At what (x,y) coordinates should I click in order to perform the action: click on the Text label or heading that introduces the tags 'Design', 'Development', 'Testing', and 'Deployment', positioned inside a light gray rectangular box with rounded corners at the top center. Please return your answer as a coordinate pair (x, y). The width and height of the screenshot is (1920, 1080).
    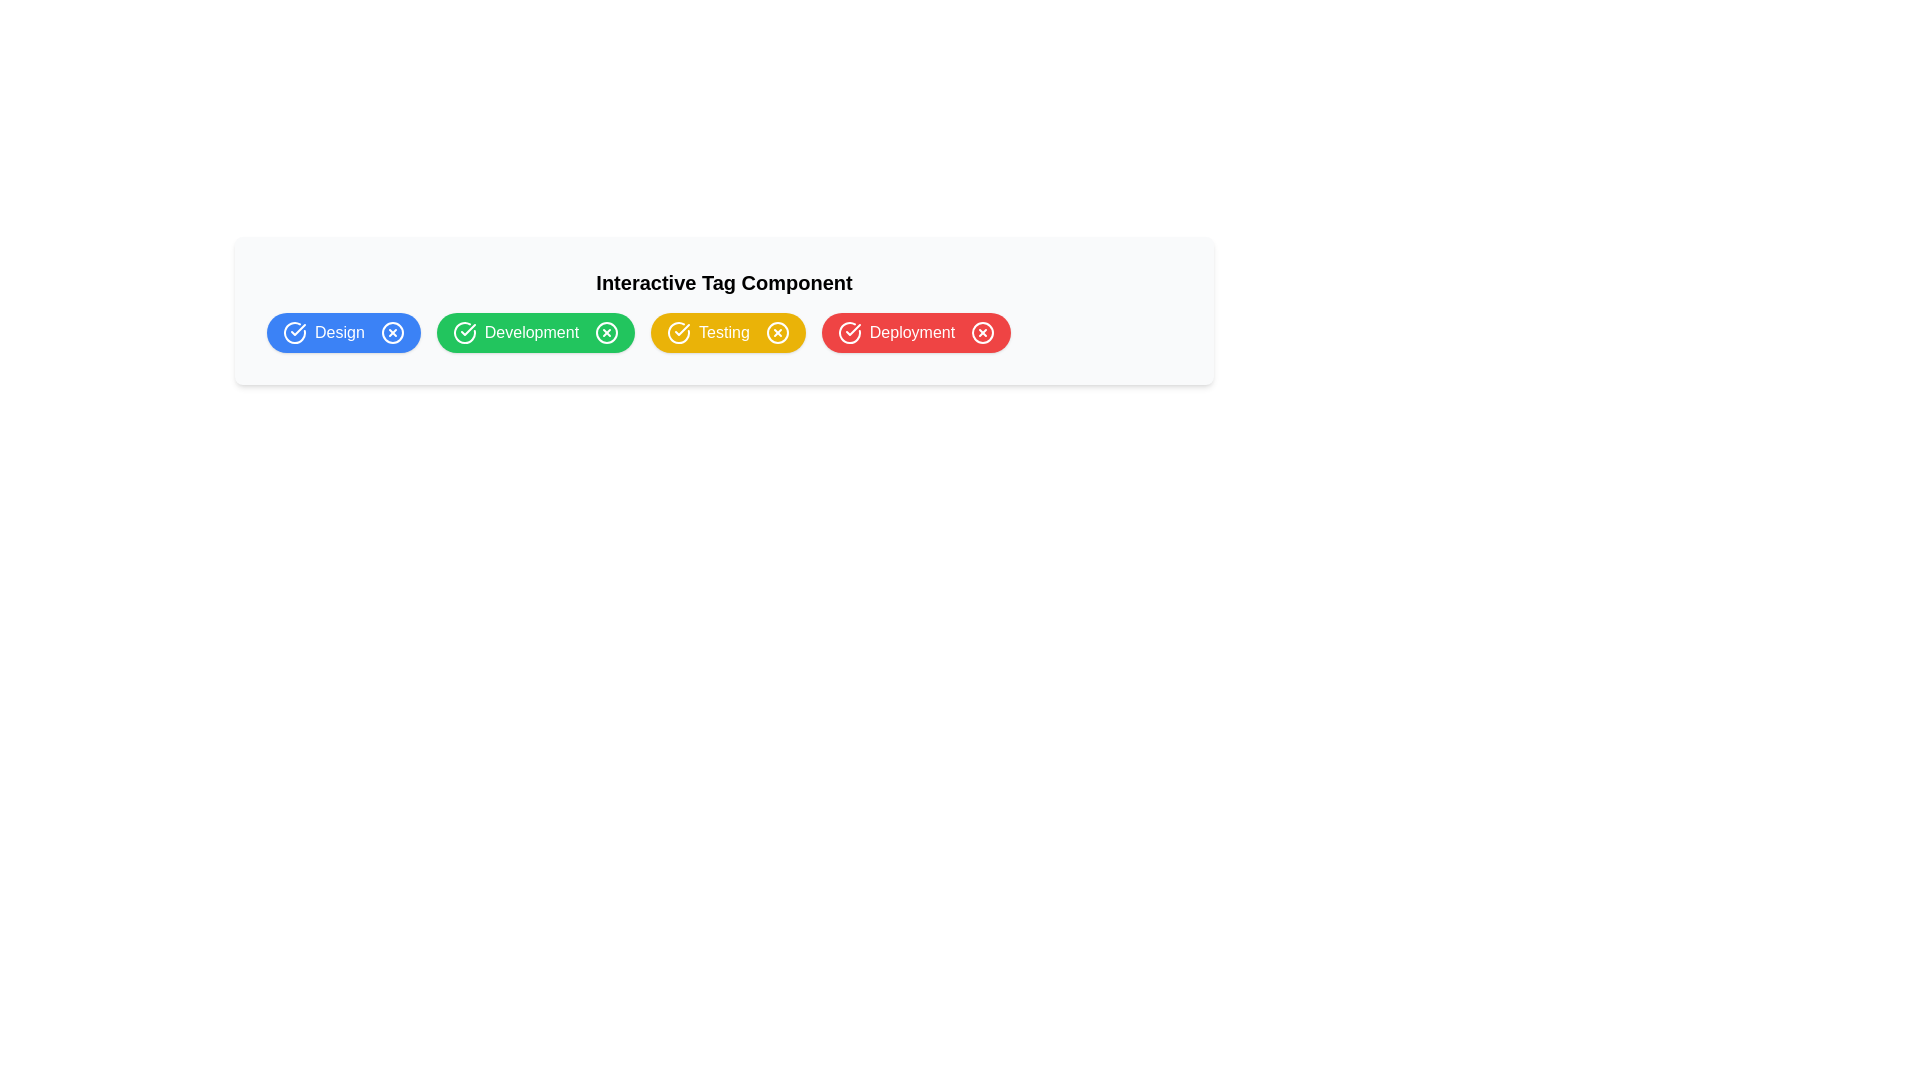
    Looking at the image, I should click on (723, 282).